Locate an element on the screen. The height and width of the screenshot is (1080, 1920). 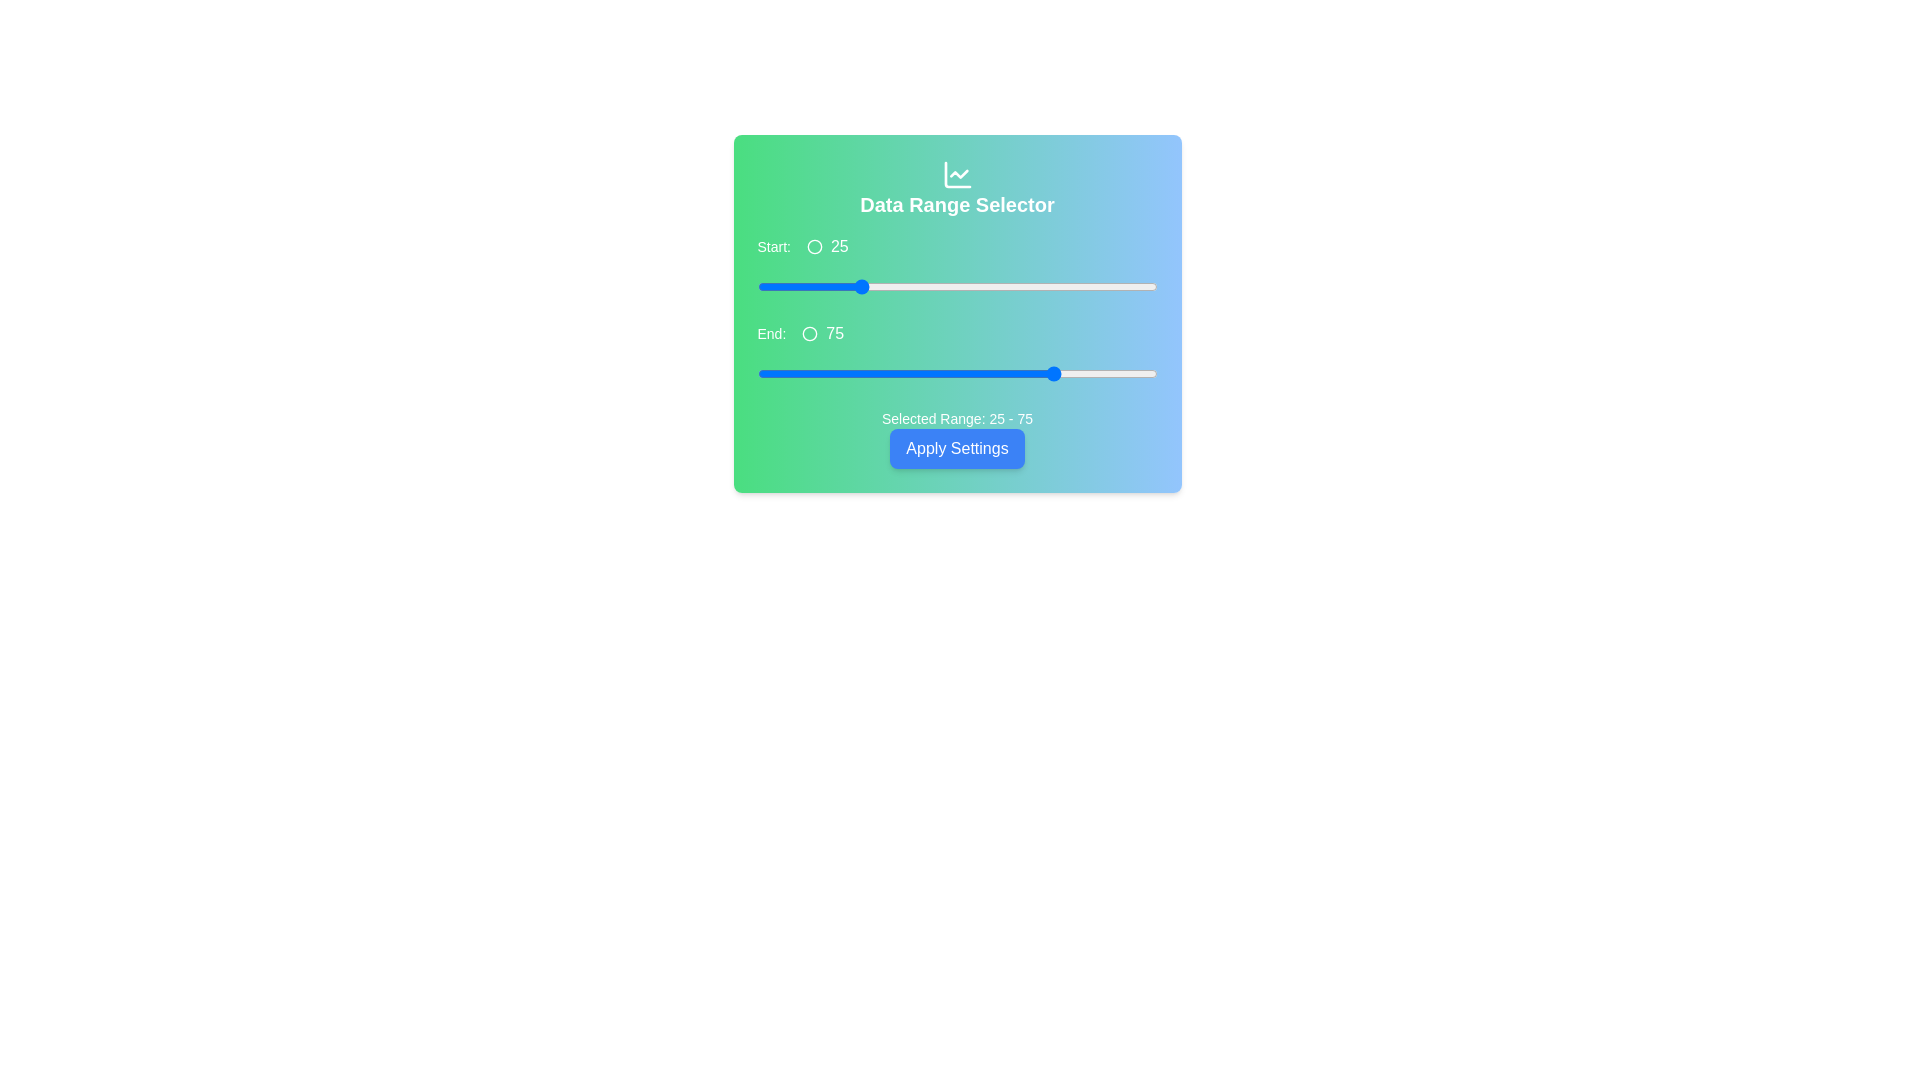
the track of the Range slider located beneath the 'Start: 25' slider and adjacent to the 'End: 75' label to set a new value is located at coordinates (956, 374).